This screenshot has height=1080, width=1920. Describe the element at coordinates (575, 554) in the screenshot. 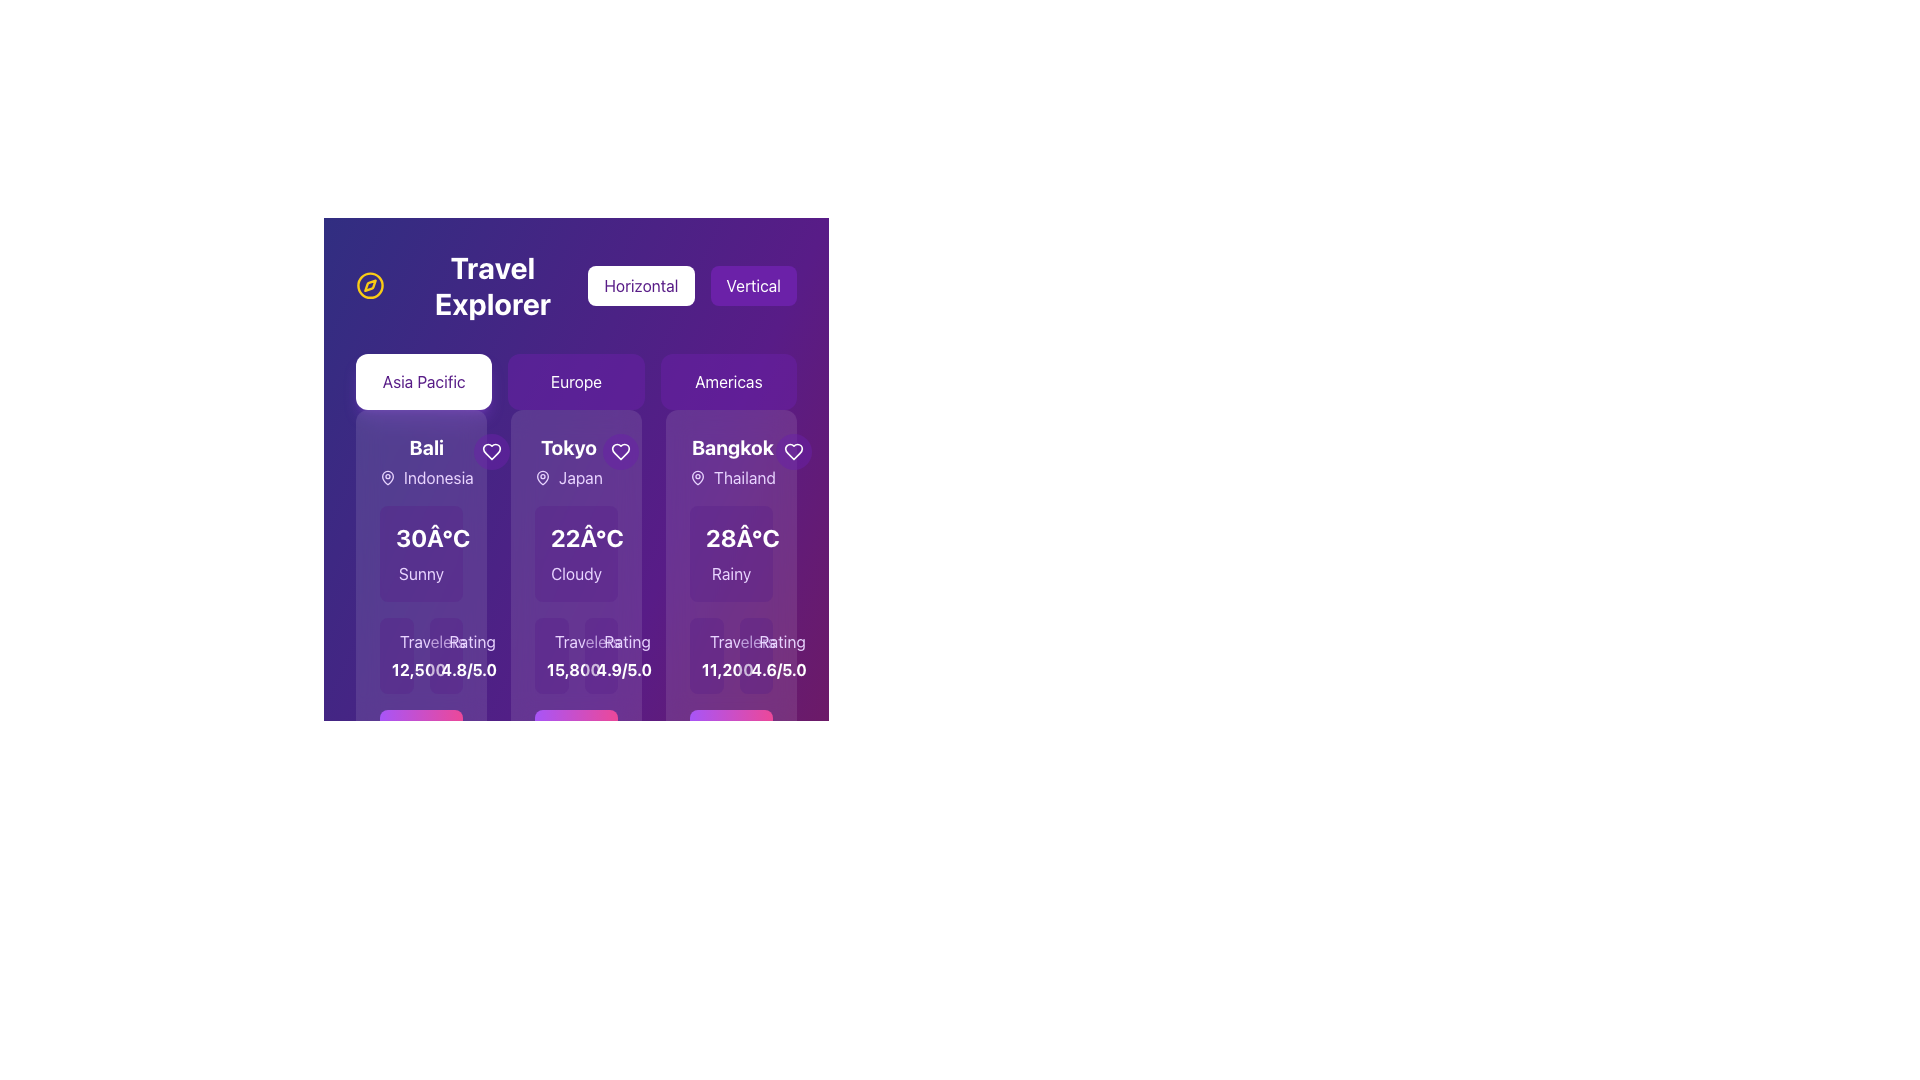

I see `the Information card displaying the weather for Tokyo, positioned under the 'Tokyo' header in the 'Europe' section, between the 'Bali' and 'Bangkok' cards` at that location.